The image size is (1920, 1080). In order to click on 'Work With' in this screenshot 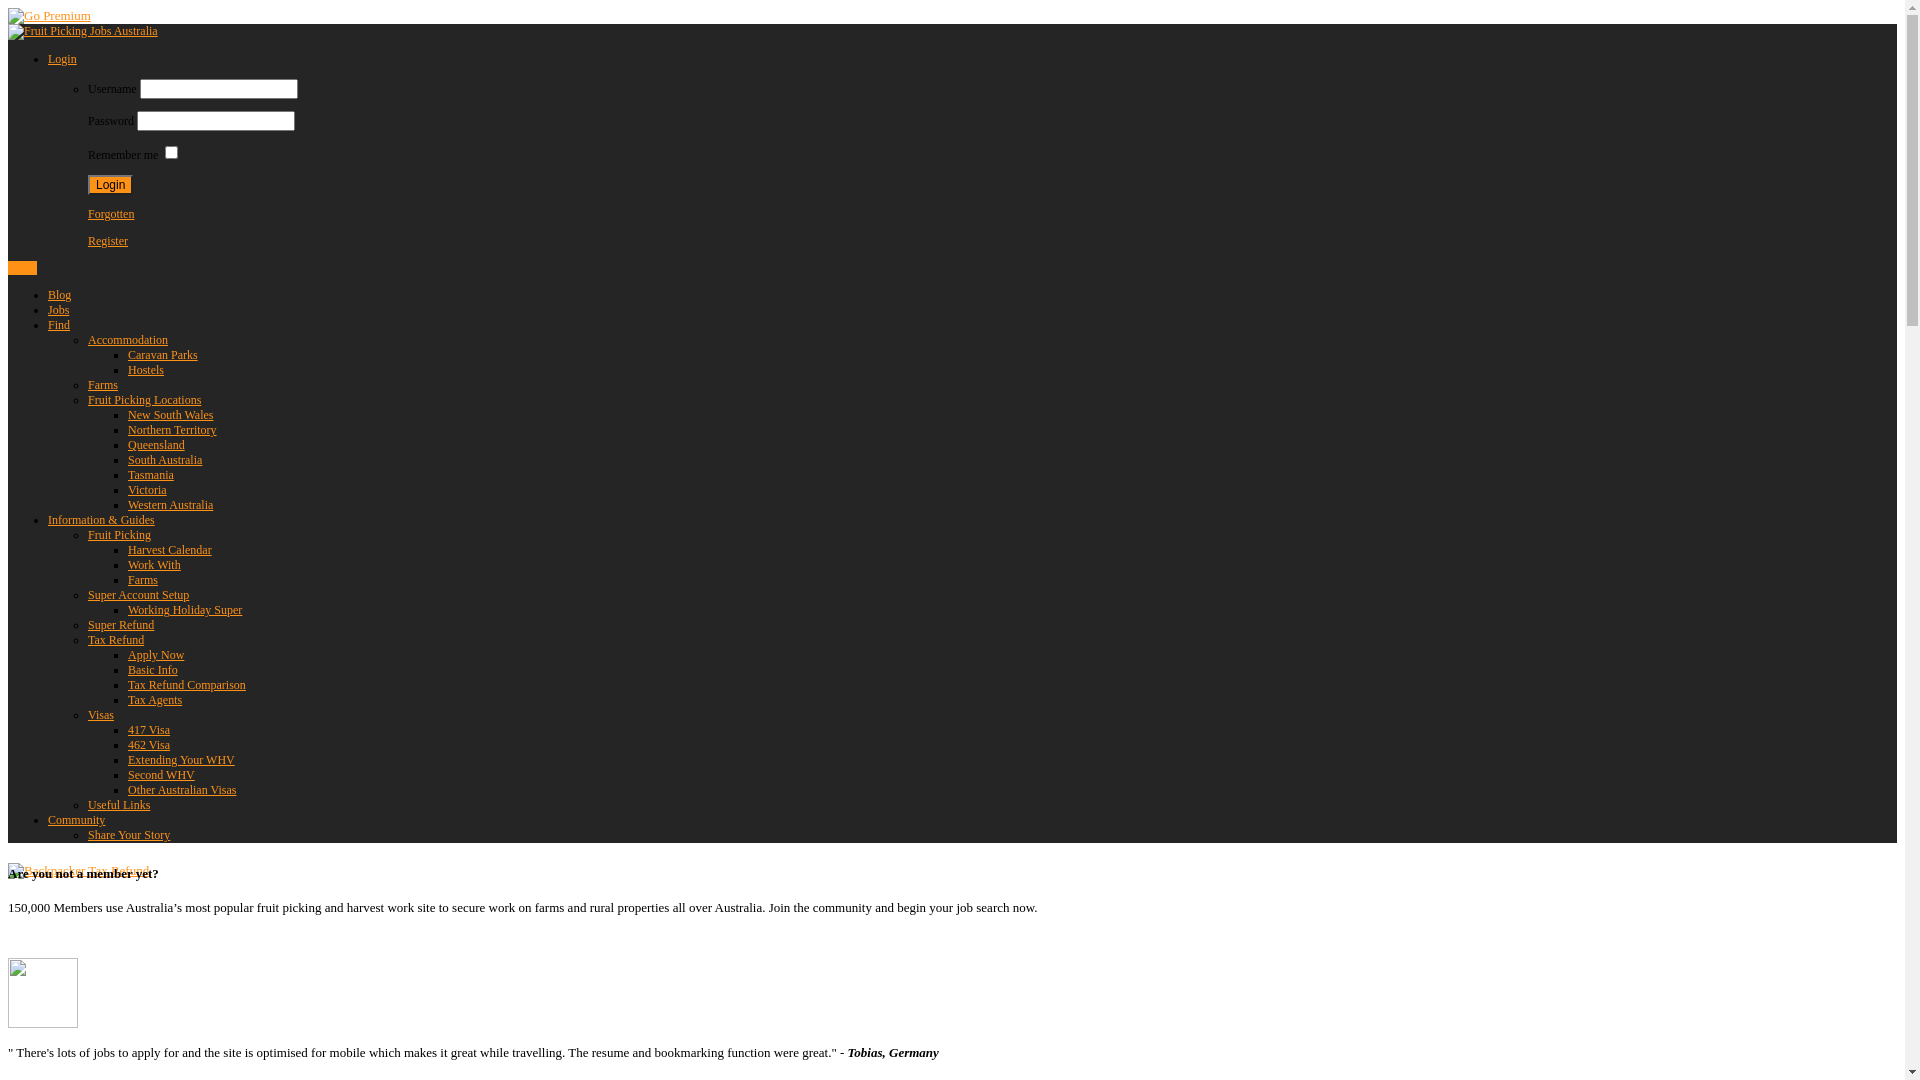, I will do `click(153, 564)`.